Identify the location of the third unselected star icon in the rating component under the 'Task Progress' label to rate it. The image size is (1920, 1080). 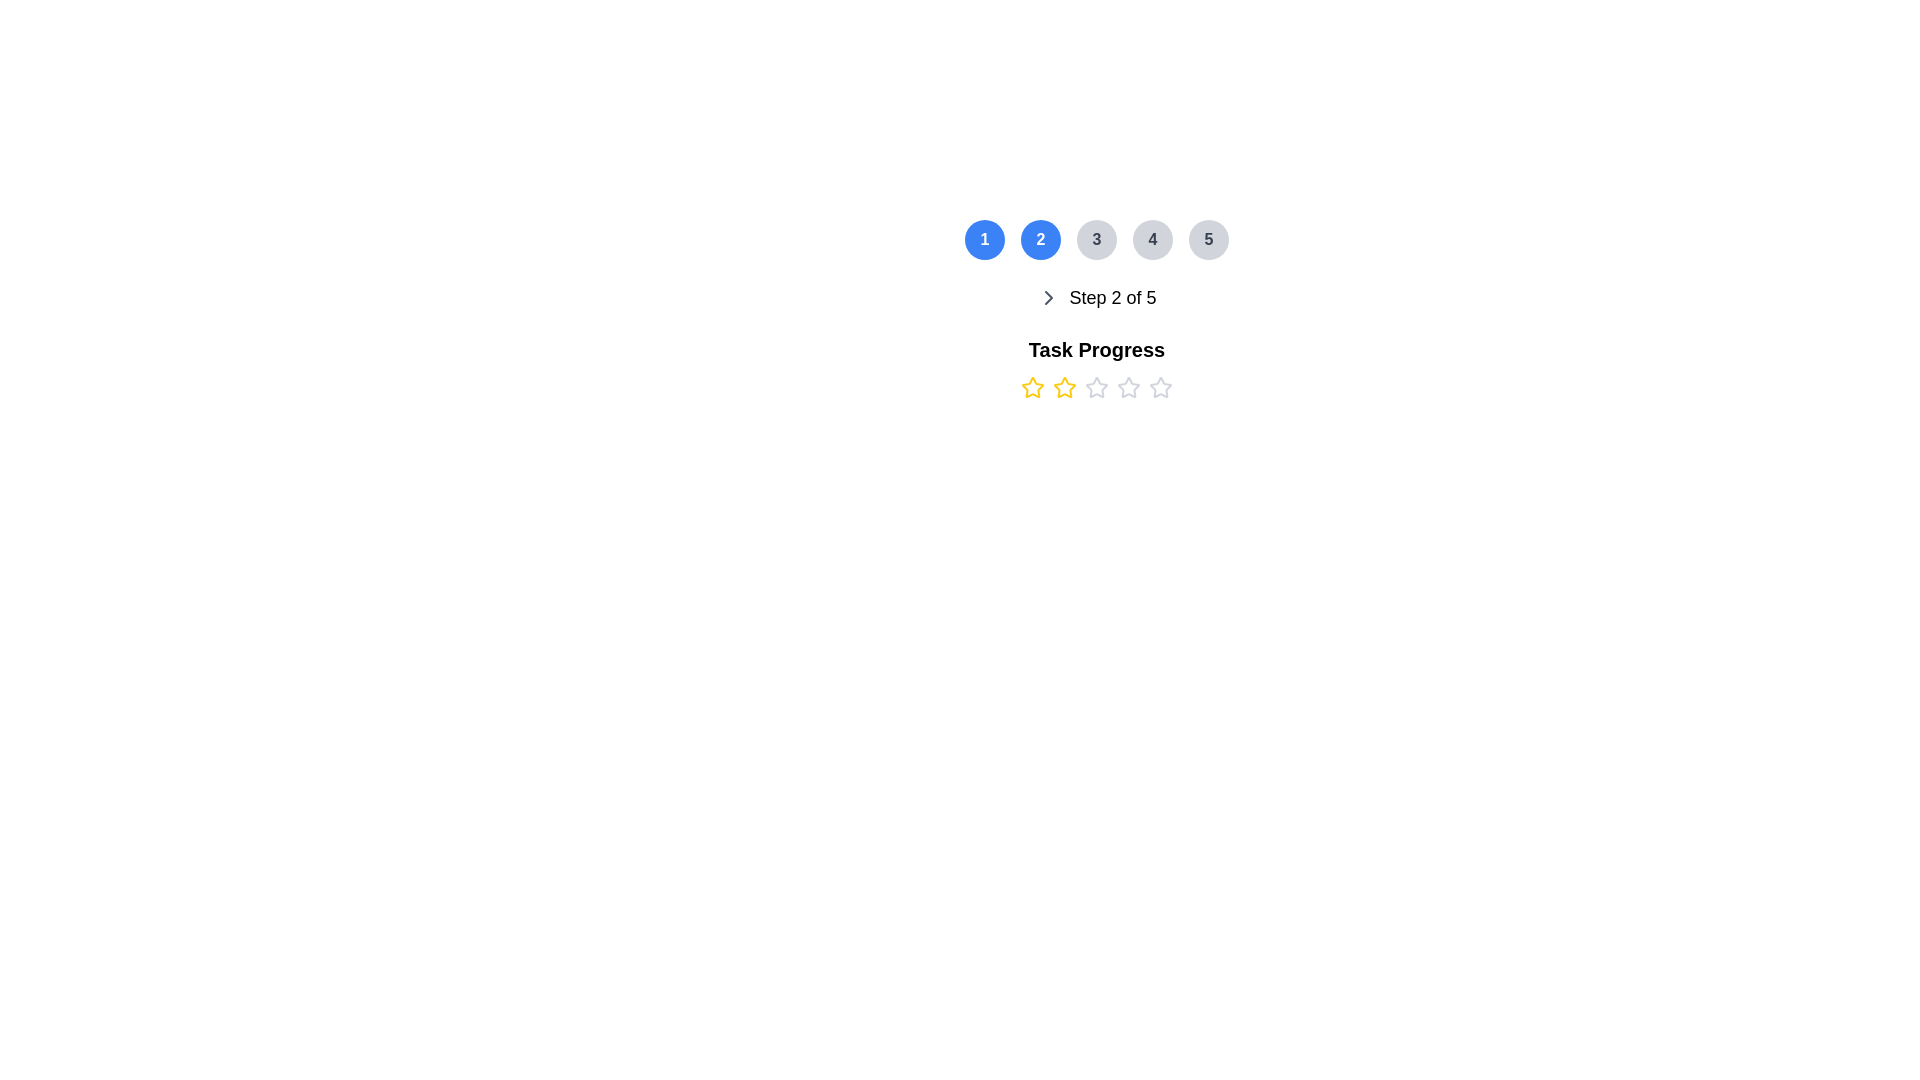
(1128, 386).